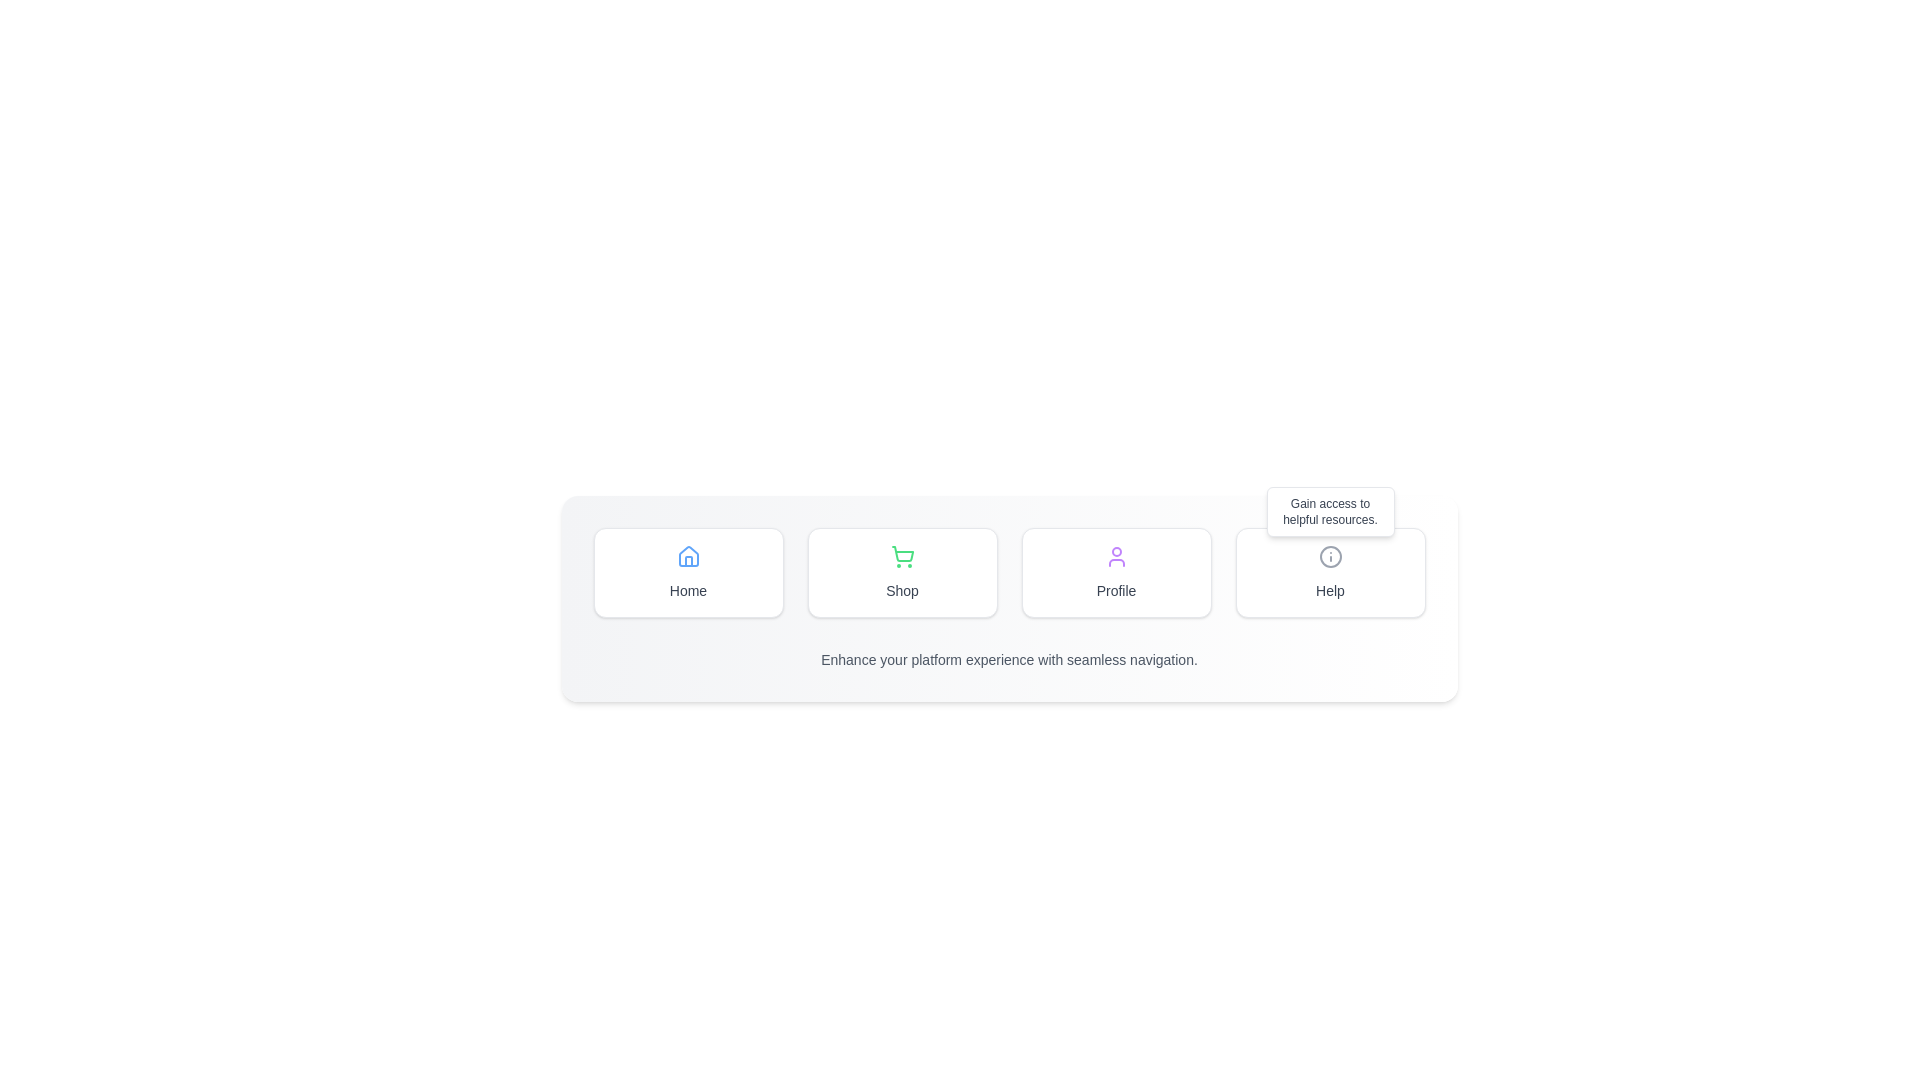 This screenshot has width=1920, height=1080. I want to click on the 'Home' navigation label, which is centrally positioned below the house icon in the navigation bar, so click(688, 589).